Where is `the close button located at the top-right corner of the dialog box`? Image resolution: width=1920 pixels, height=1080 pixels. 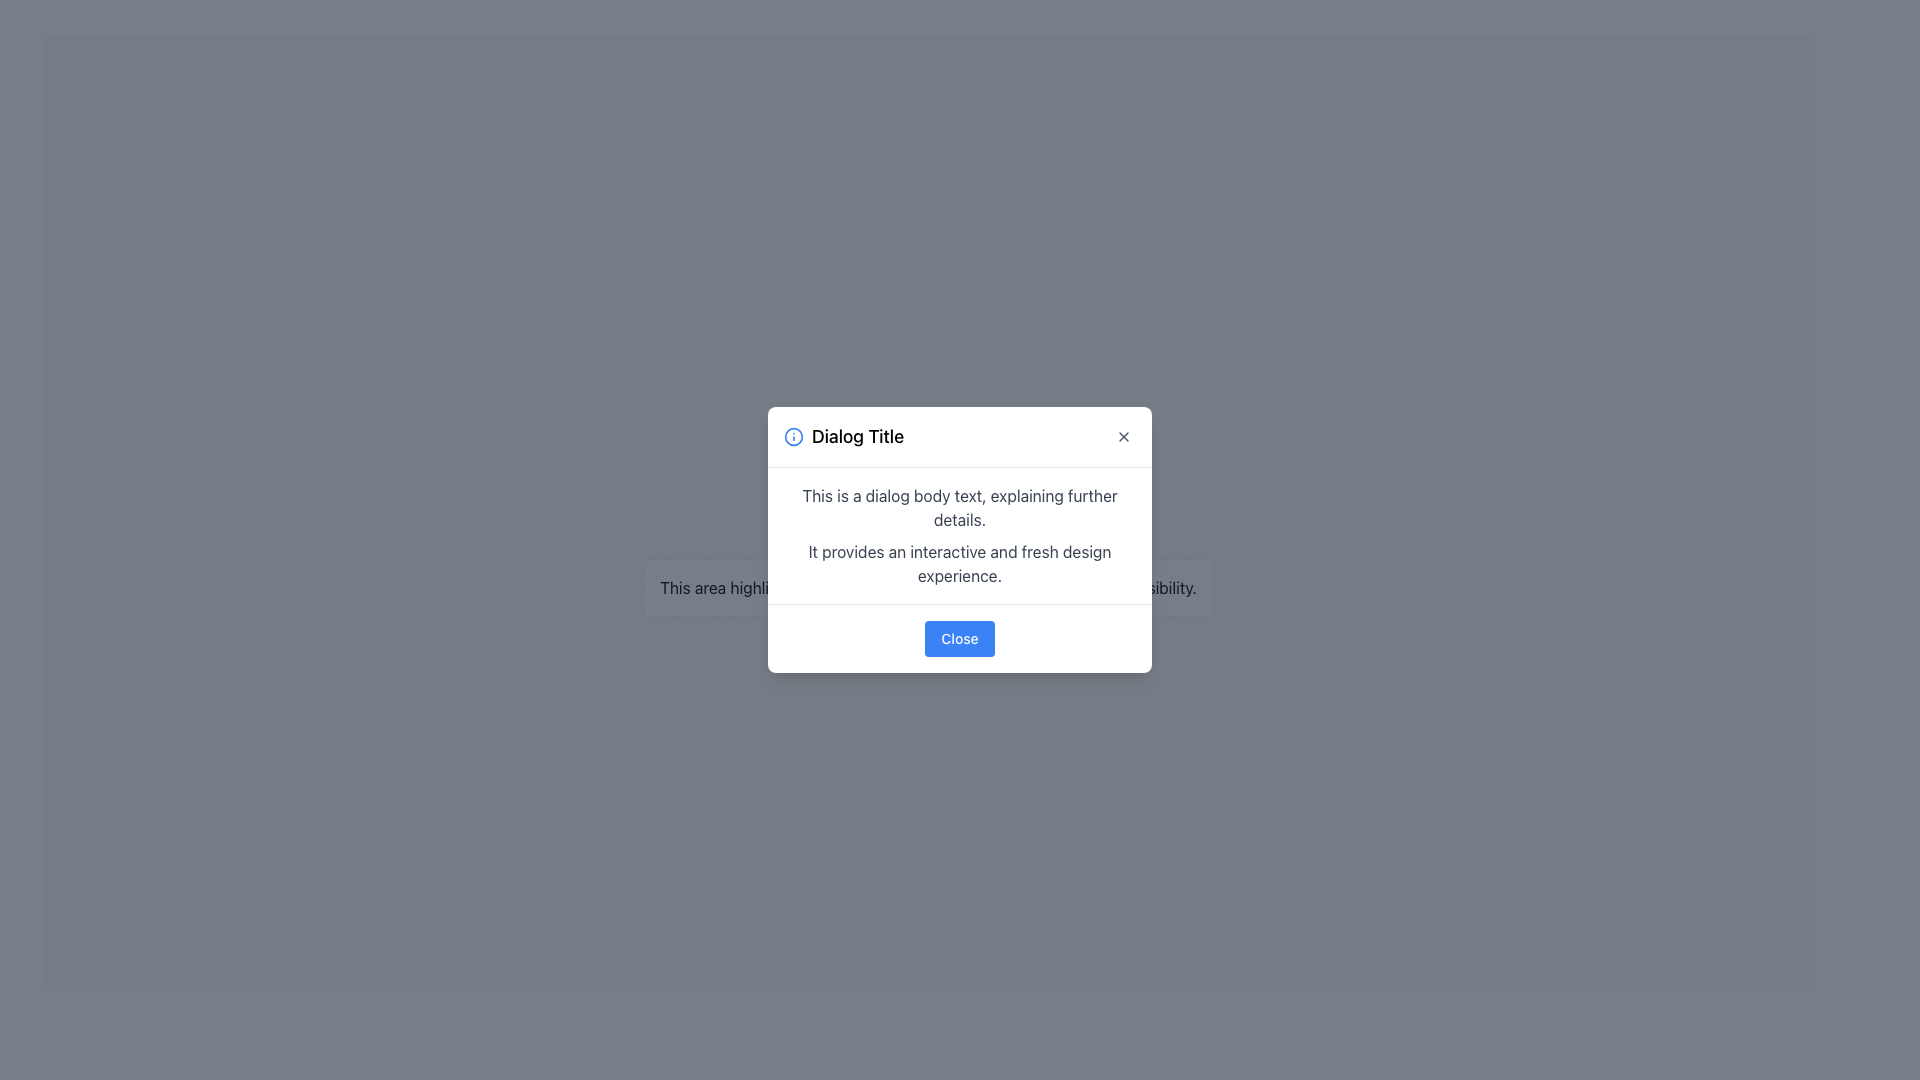 the close button located at the top-right corner of the dialog box is located at coordinates (1123, 435).